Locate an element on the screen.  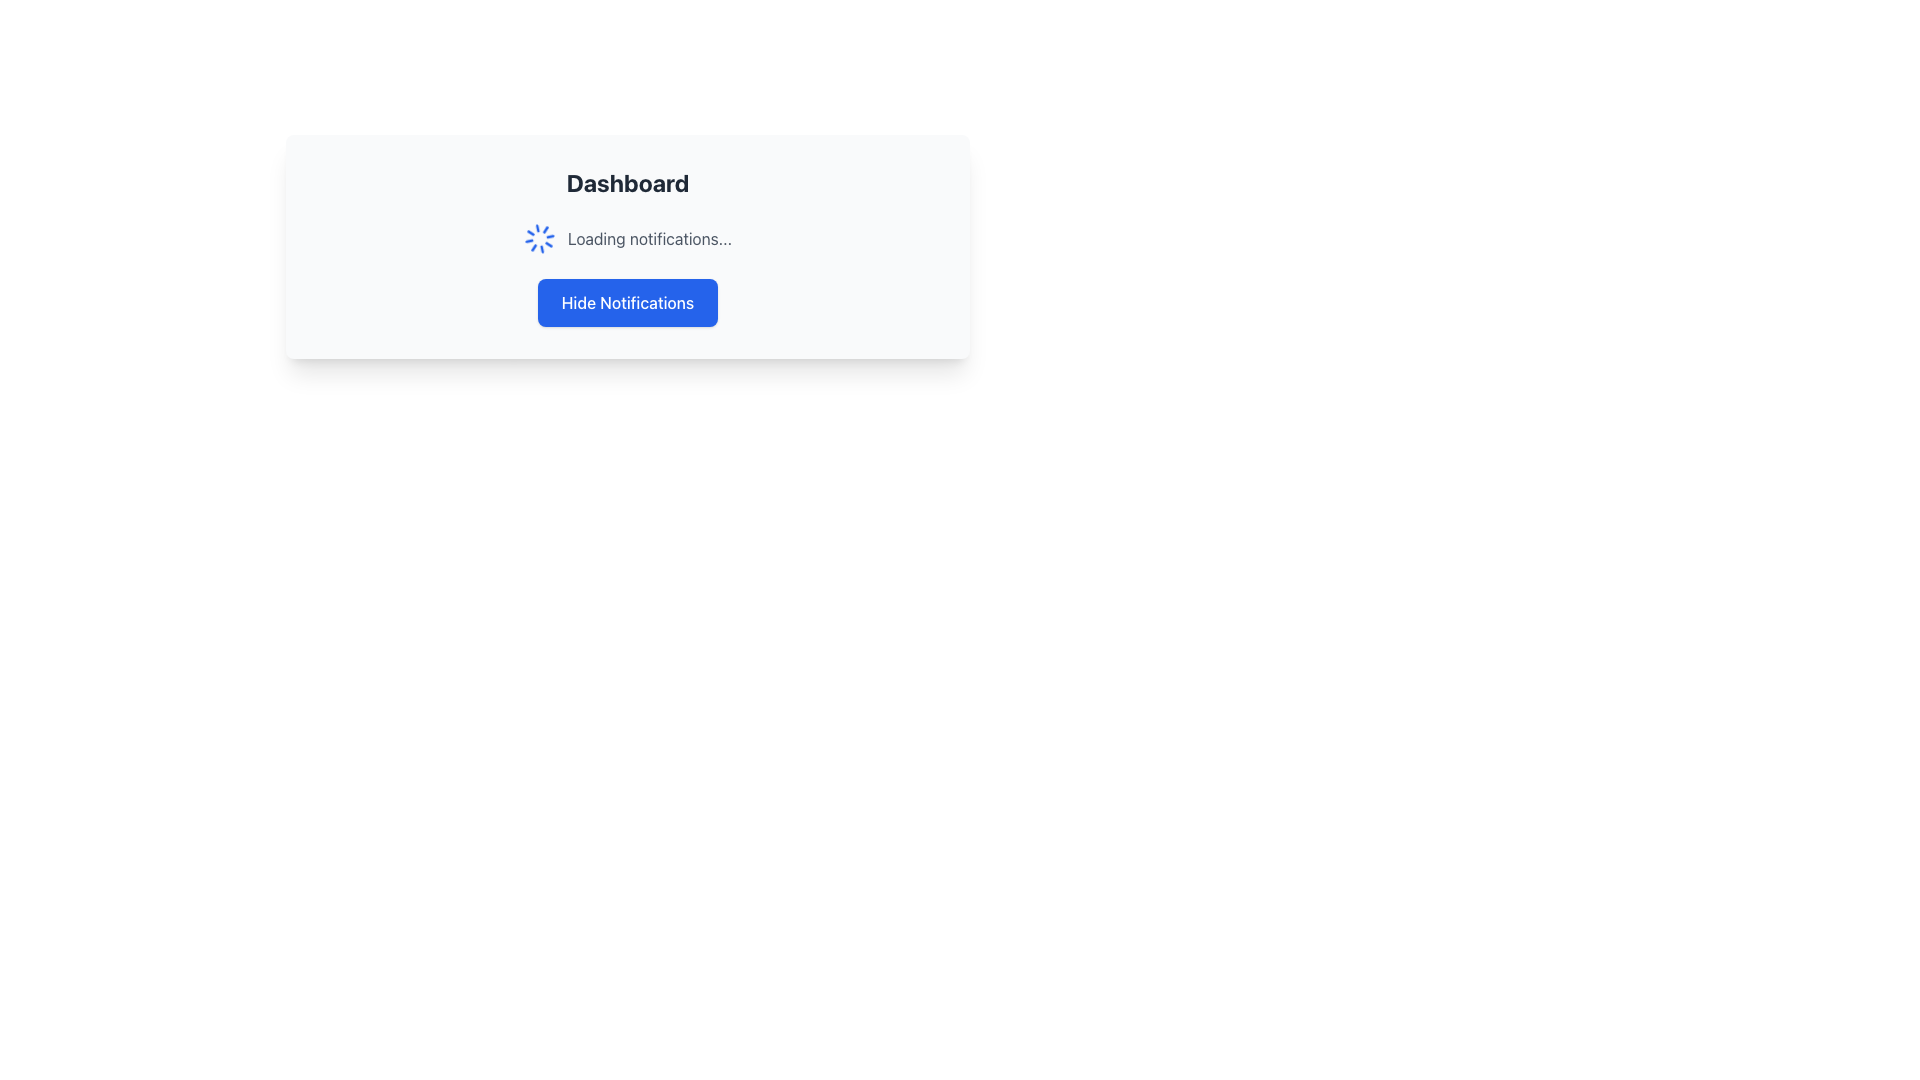
prominently styled text component featuring the word 'Dashboard' in bold, large font, located at the center of the card-like panel is located at coordinates (627, 182).